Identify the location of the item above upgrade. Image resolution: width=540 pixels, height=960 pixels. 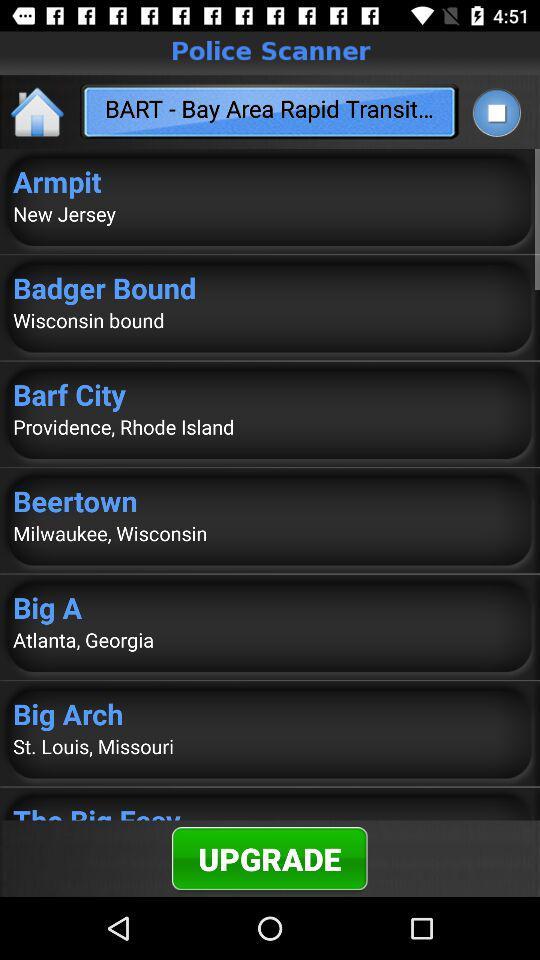
(270, 810).